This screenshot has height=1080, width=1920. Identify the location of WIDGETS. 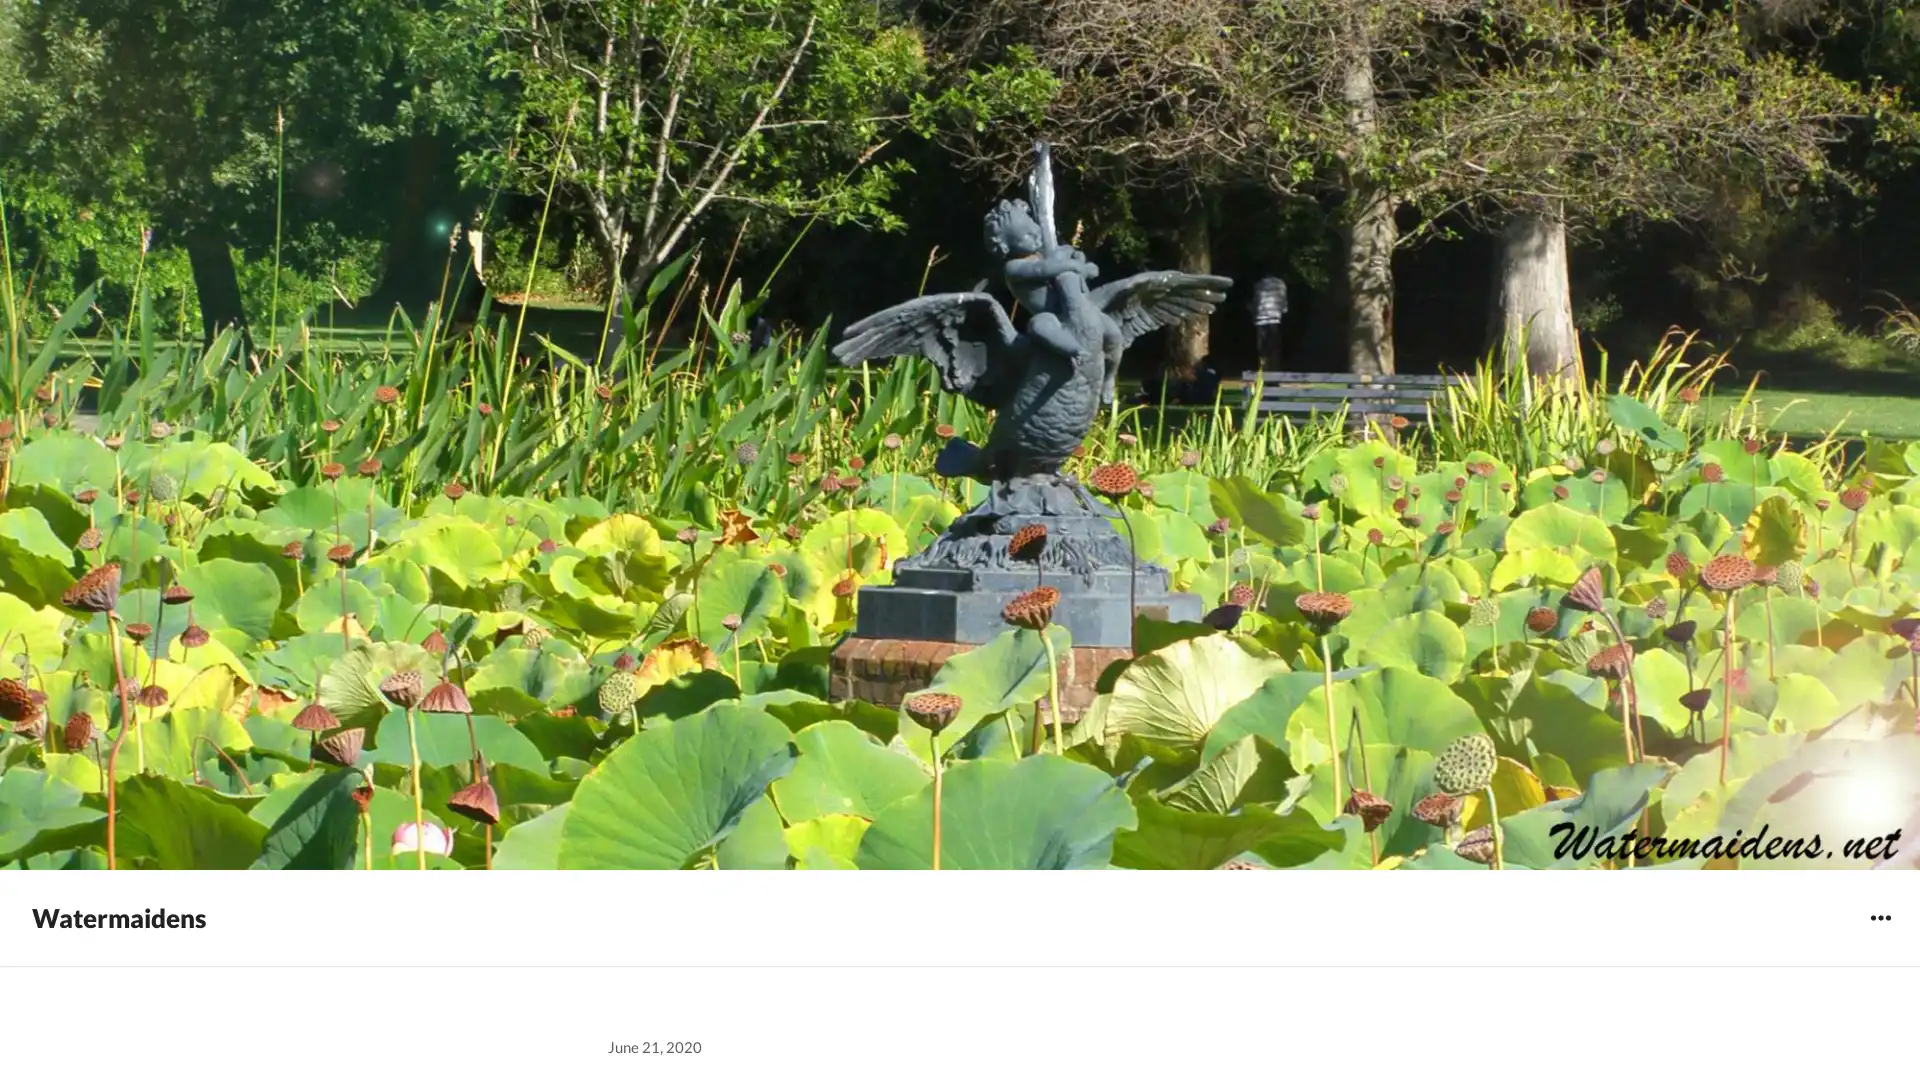
(1879, 917).